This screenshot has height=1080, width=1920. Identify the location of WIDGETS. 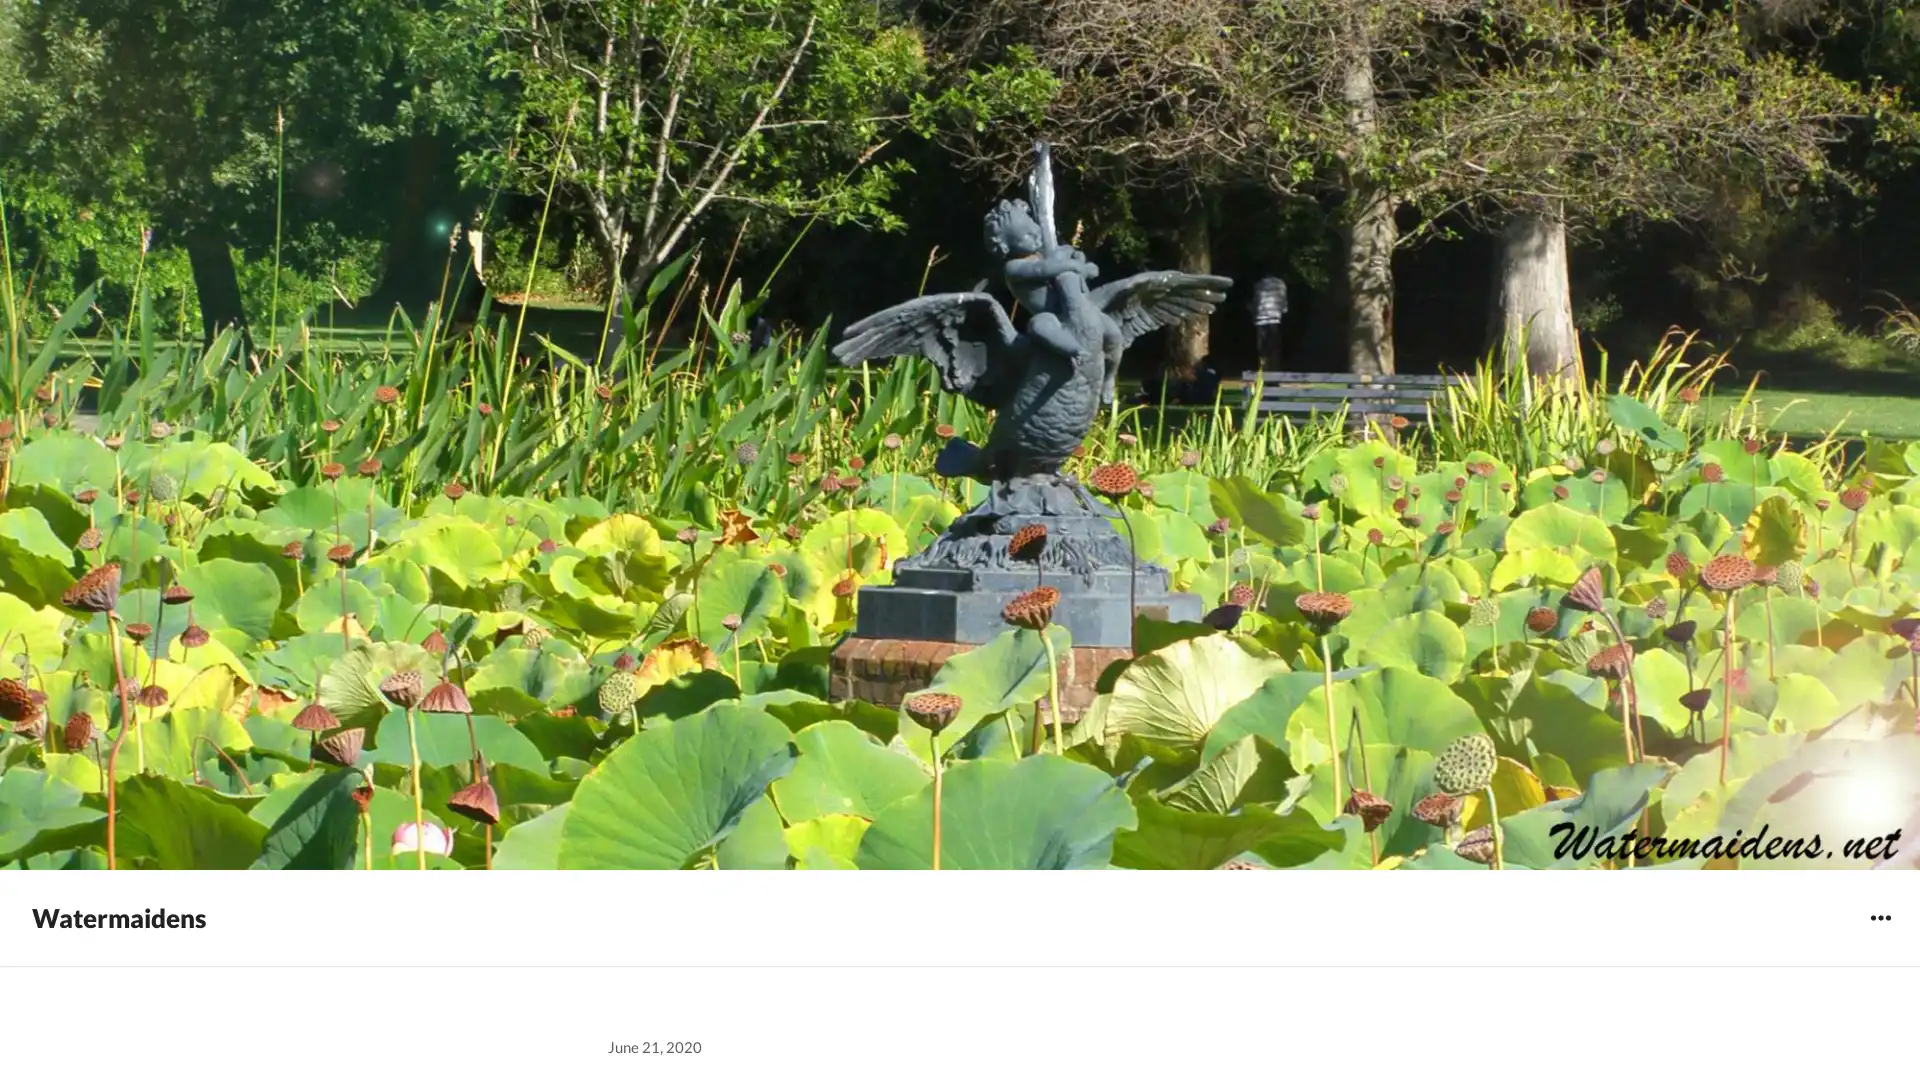
(1879, 917).